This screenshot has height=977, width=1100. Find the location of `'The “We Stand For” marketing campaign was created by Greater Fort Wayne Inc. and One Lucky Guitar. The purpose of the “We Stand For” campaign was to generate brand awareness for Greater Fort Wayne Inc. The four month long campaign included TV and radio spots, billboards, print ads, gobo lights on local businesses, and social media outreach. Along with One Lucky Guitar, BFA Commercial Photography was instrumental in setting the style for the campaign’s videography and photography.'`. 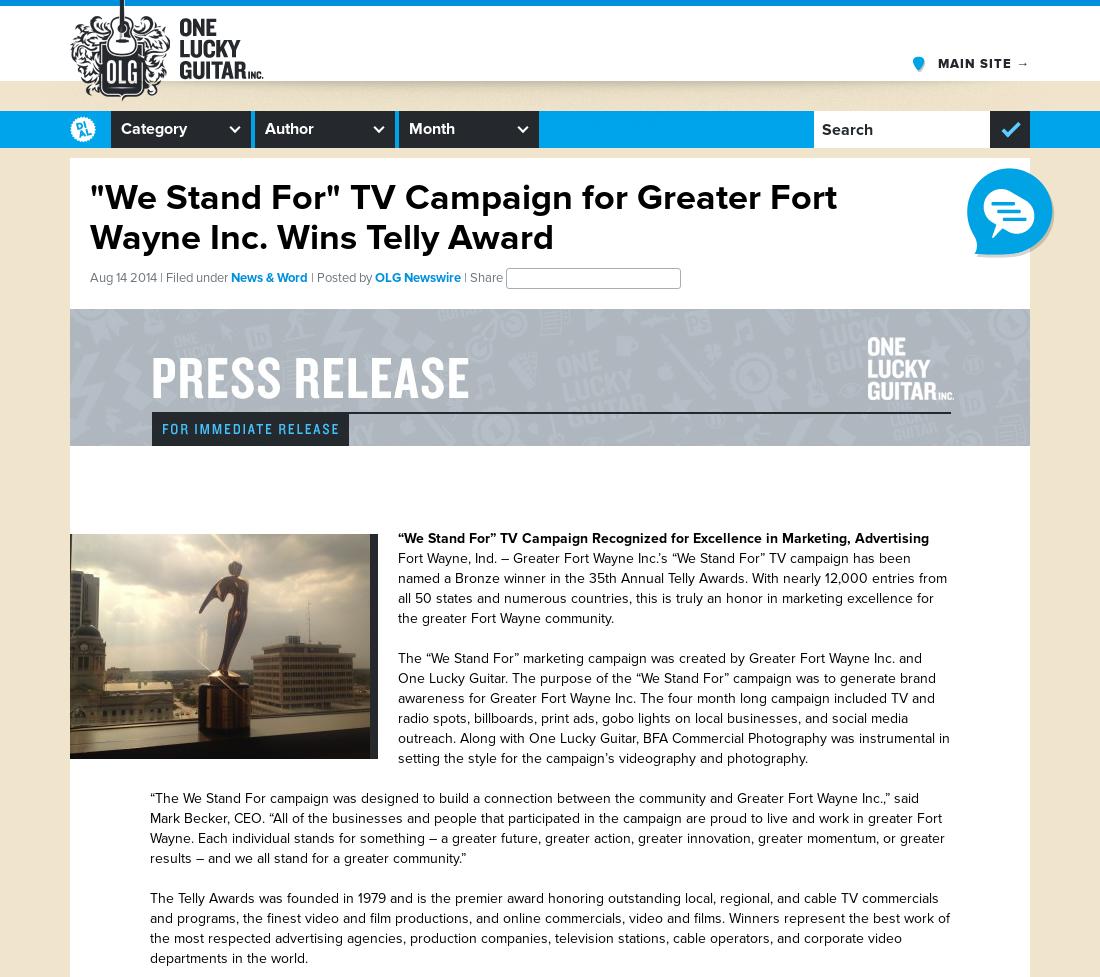

'The “We Stand For” marketing campaign was created by Greater Fort Wayne Inc. and One Lucky Guitar. The purpose of the “We Stand For” campaign was to generate brand awareness for Greater Fort Wayne Inc. The four month long campaign included TV and radio spots, billboards, print ads, gobo lights on local businesses, and social media outreach. Along with One Lucky Guitar, BFA Commercial Photography was instrumental in setting the style for the campaign’s videography and photography.' is located at coordinates (673, 708).